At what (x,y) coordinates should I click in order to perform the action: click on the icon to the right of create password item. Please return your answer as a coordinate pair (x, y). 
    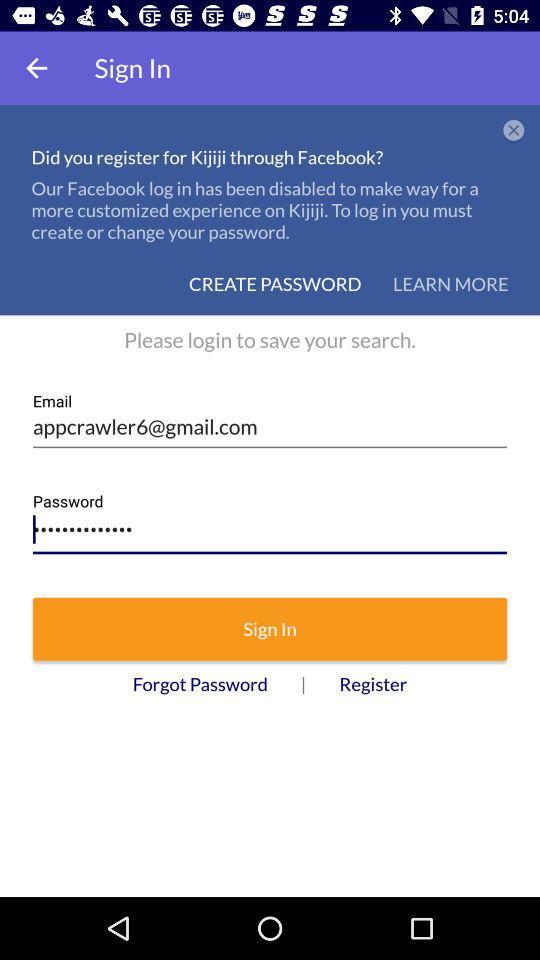
    Looking at the image, I should click on (450, 283).